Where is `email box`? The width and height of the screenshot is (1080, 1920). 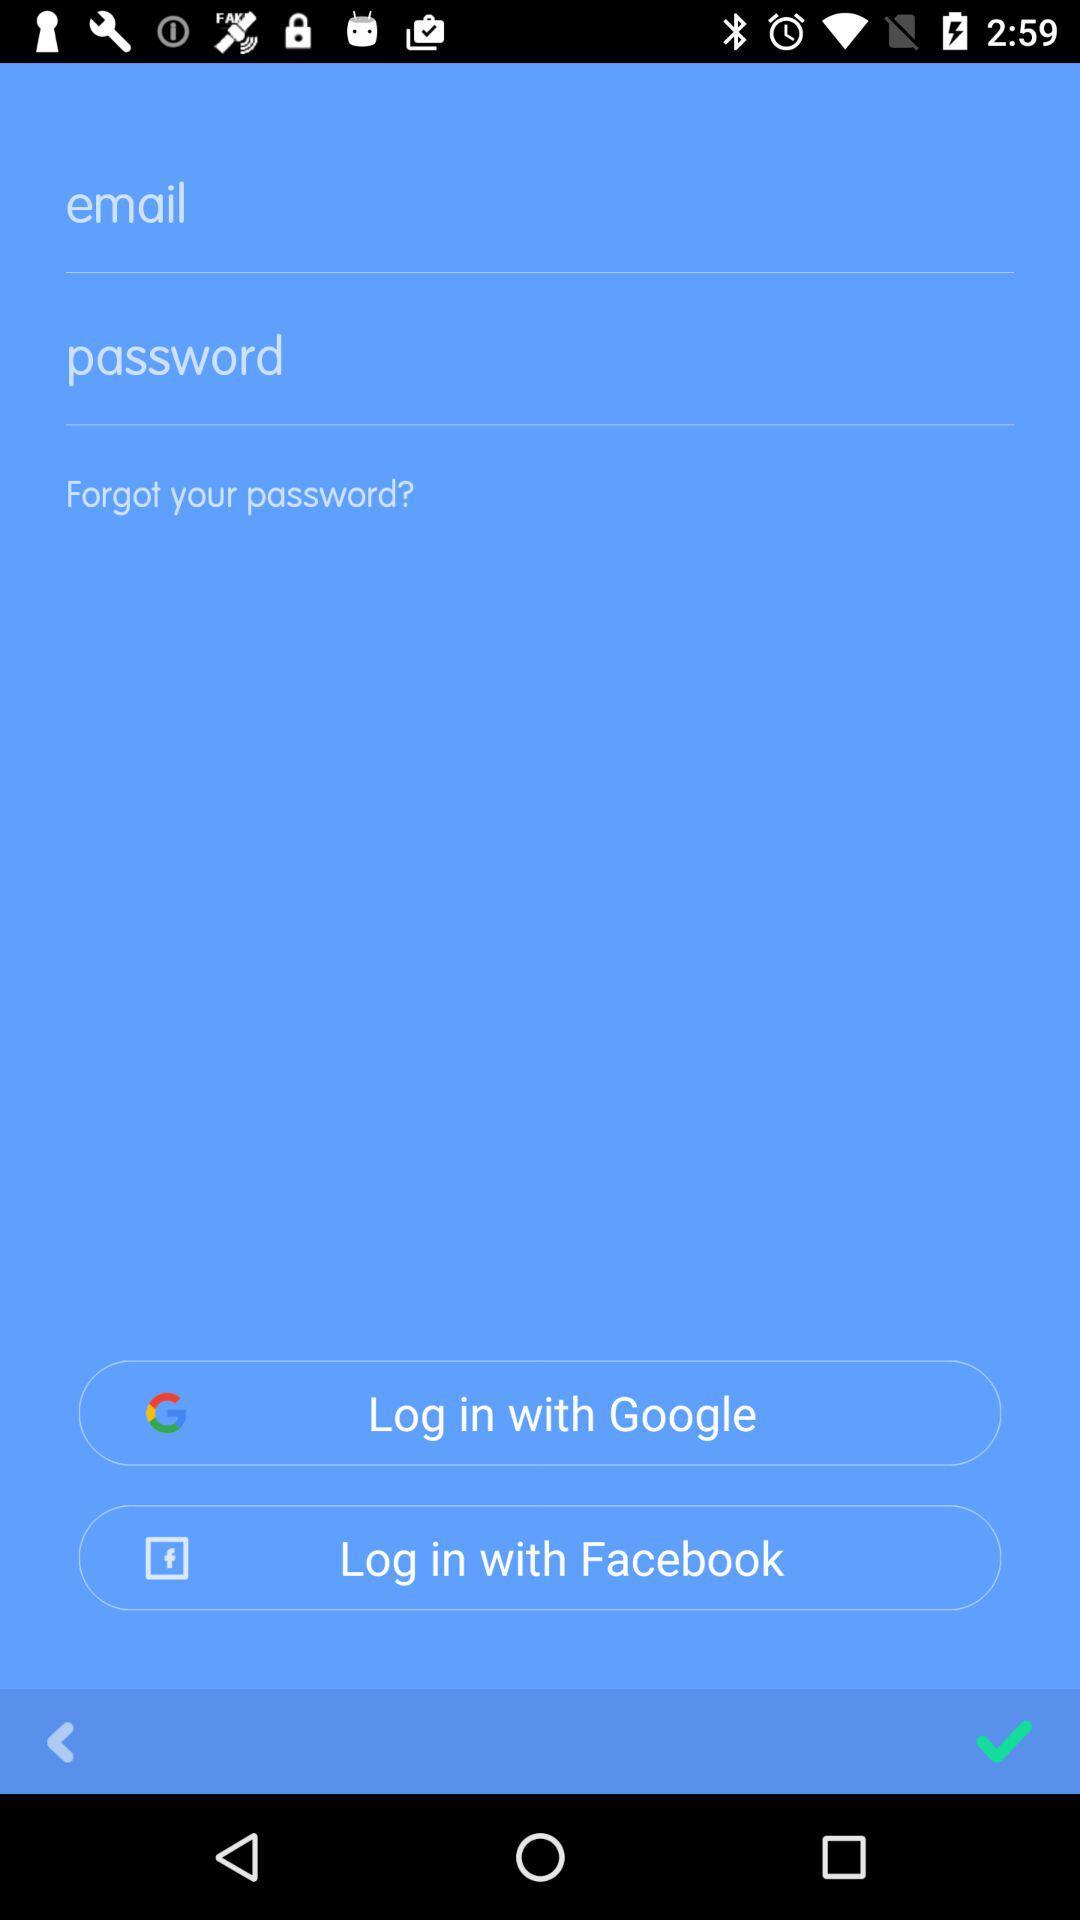
email box is located at coordinates (540, 220).